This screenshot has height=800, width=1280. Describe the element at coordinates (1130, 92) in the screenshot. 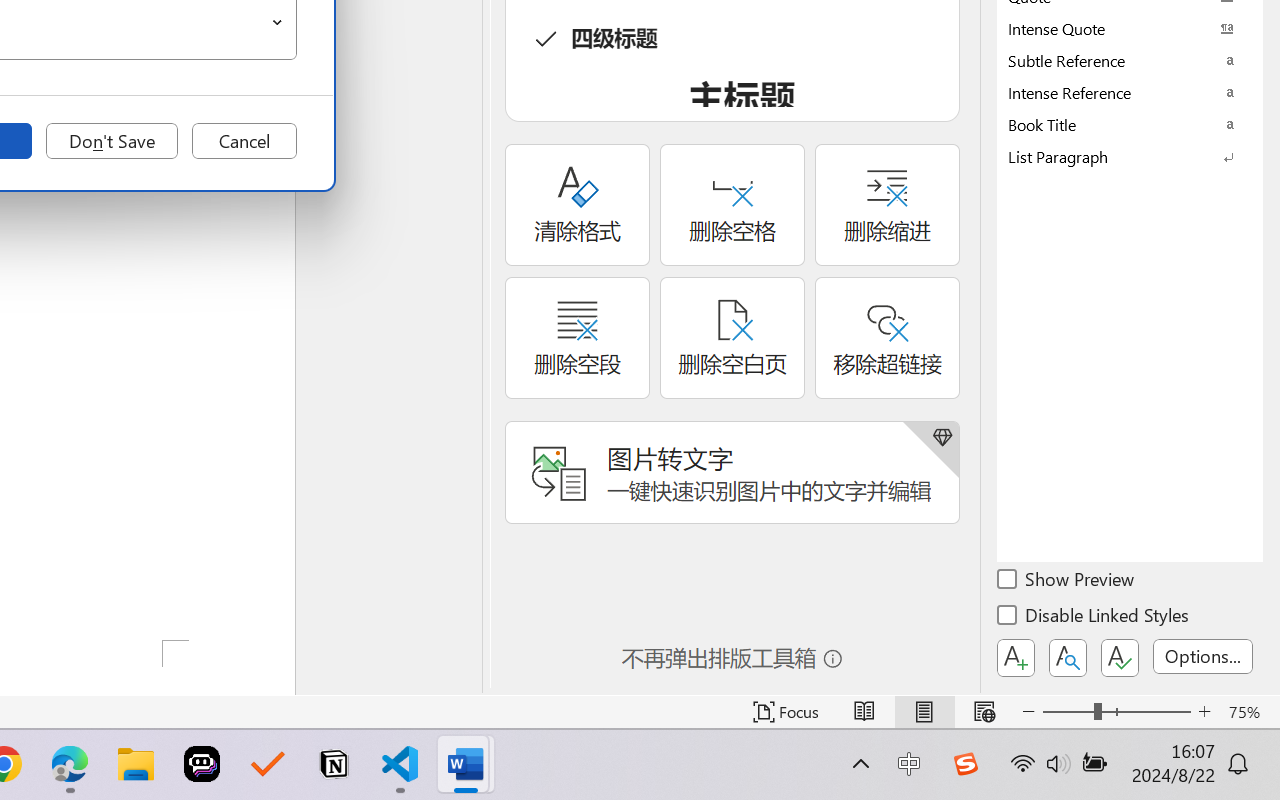

I see `'Intense Reference'` at that location.